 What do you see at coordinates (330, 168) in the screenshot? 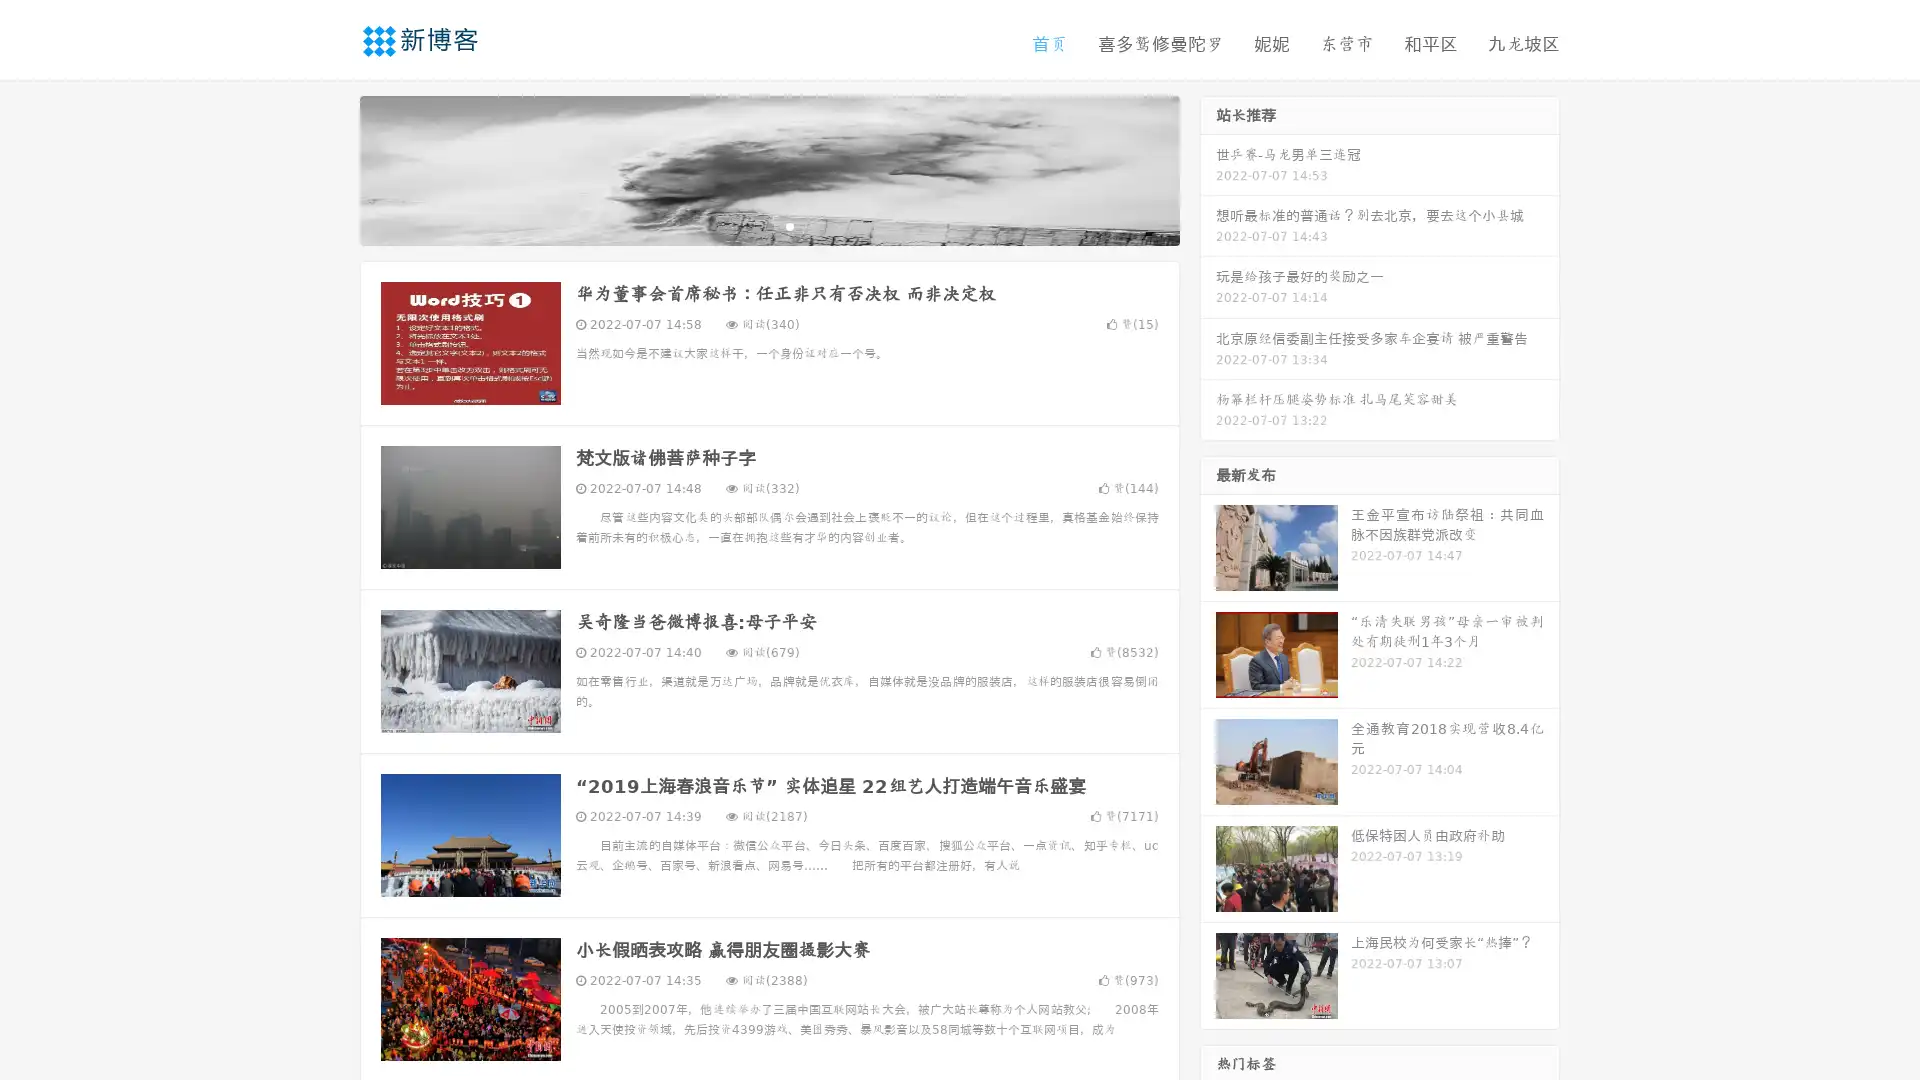
I see `Previous slide` at bounding box center [330, 168].